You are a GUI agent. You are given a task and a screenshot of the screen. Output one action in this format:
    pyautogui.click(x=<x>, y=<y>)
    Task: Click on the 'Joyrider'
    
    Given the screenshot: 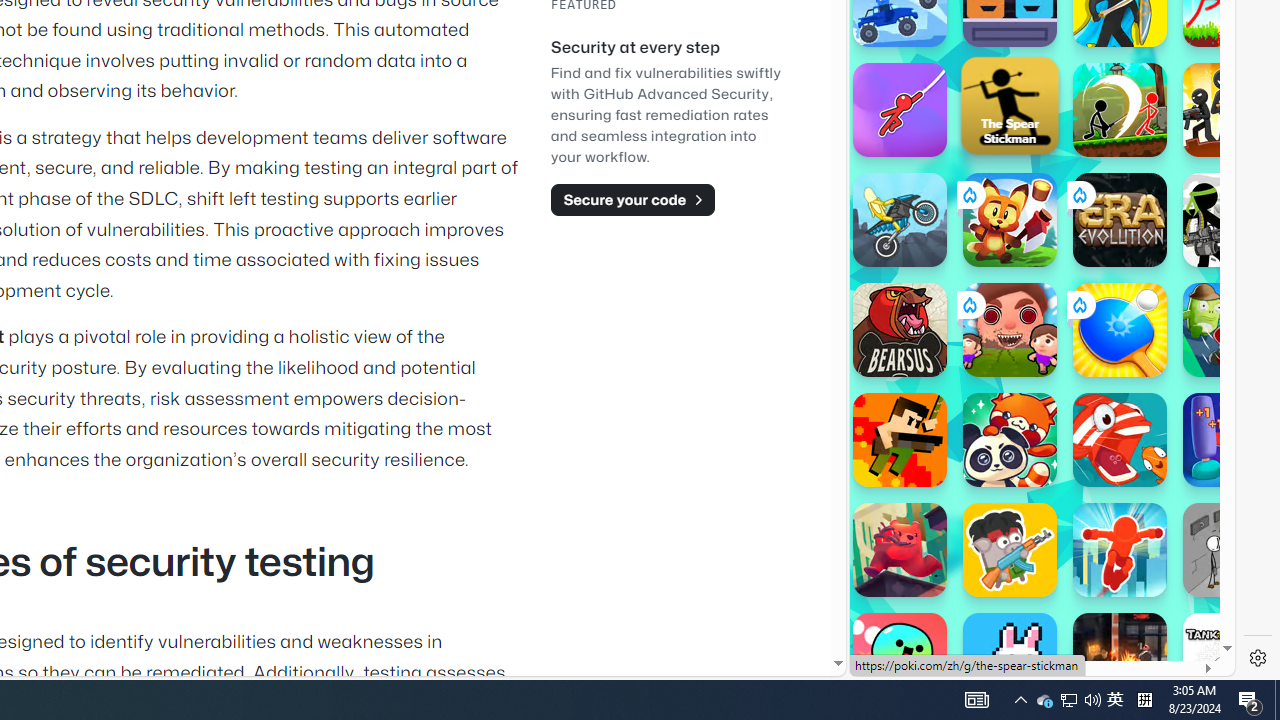 What is the action you would take?
    pyautogui.click(x=898, y=219)
    